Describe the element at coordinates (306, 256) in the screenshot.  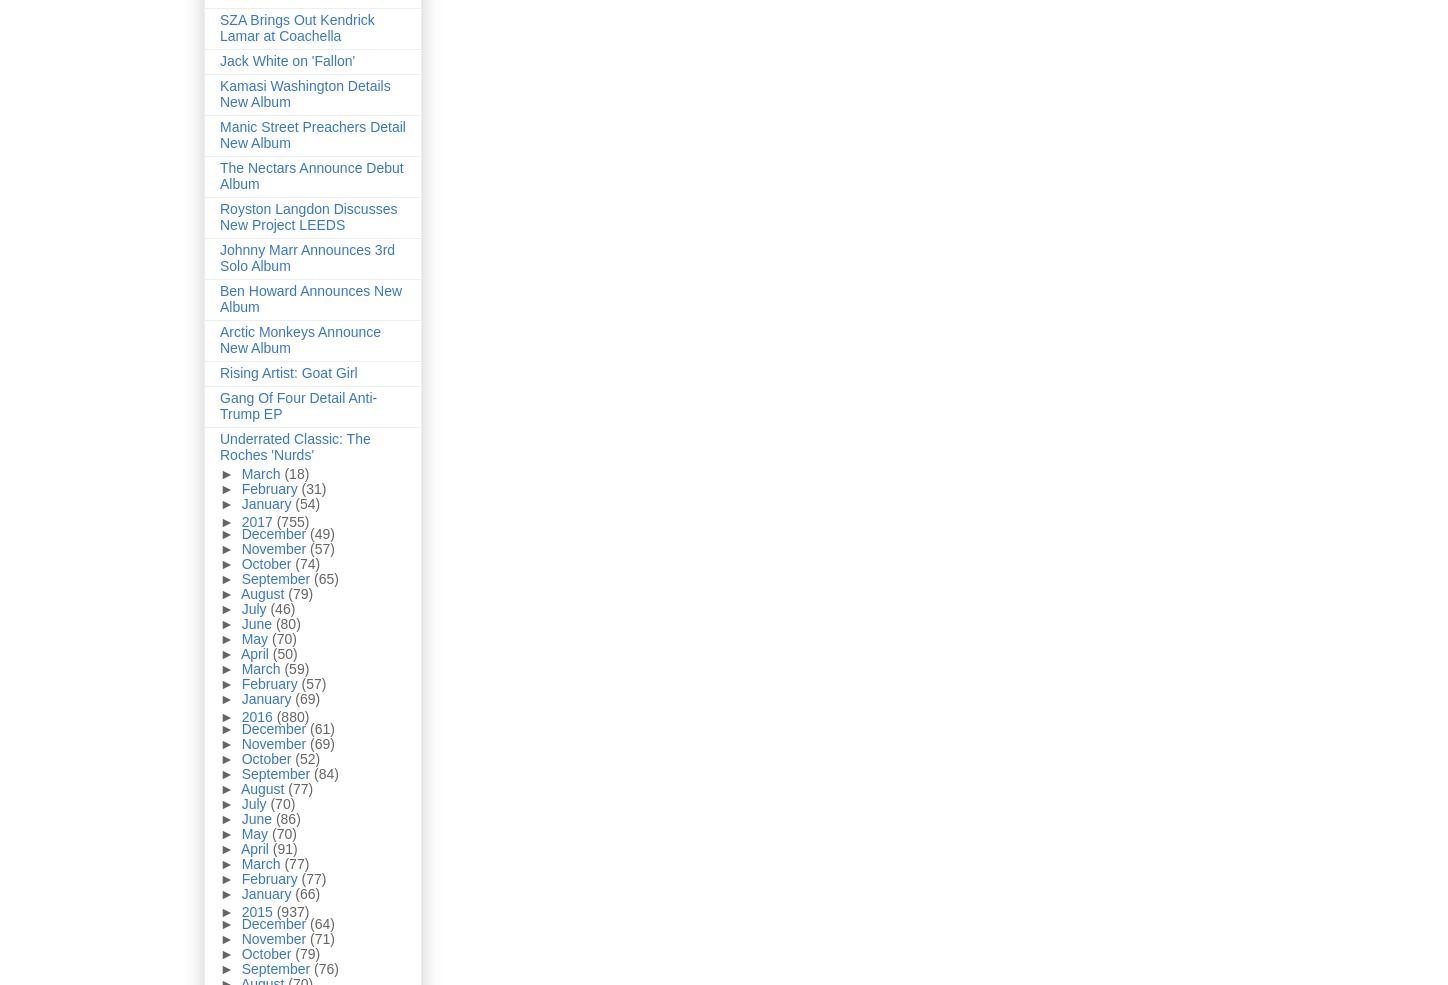
I see `'Johnny Marr Announces 3rd Solo Album'` at that location.